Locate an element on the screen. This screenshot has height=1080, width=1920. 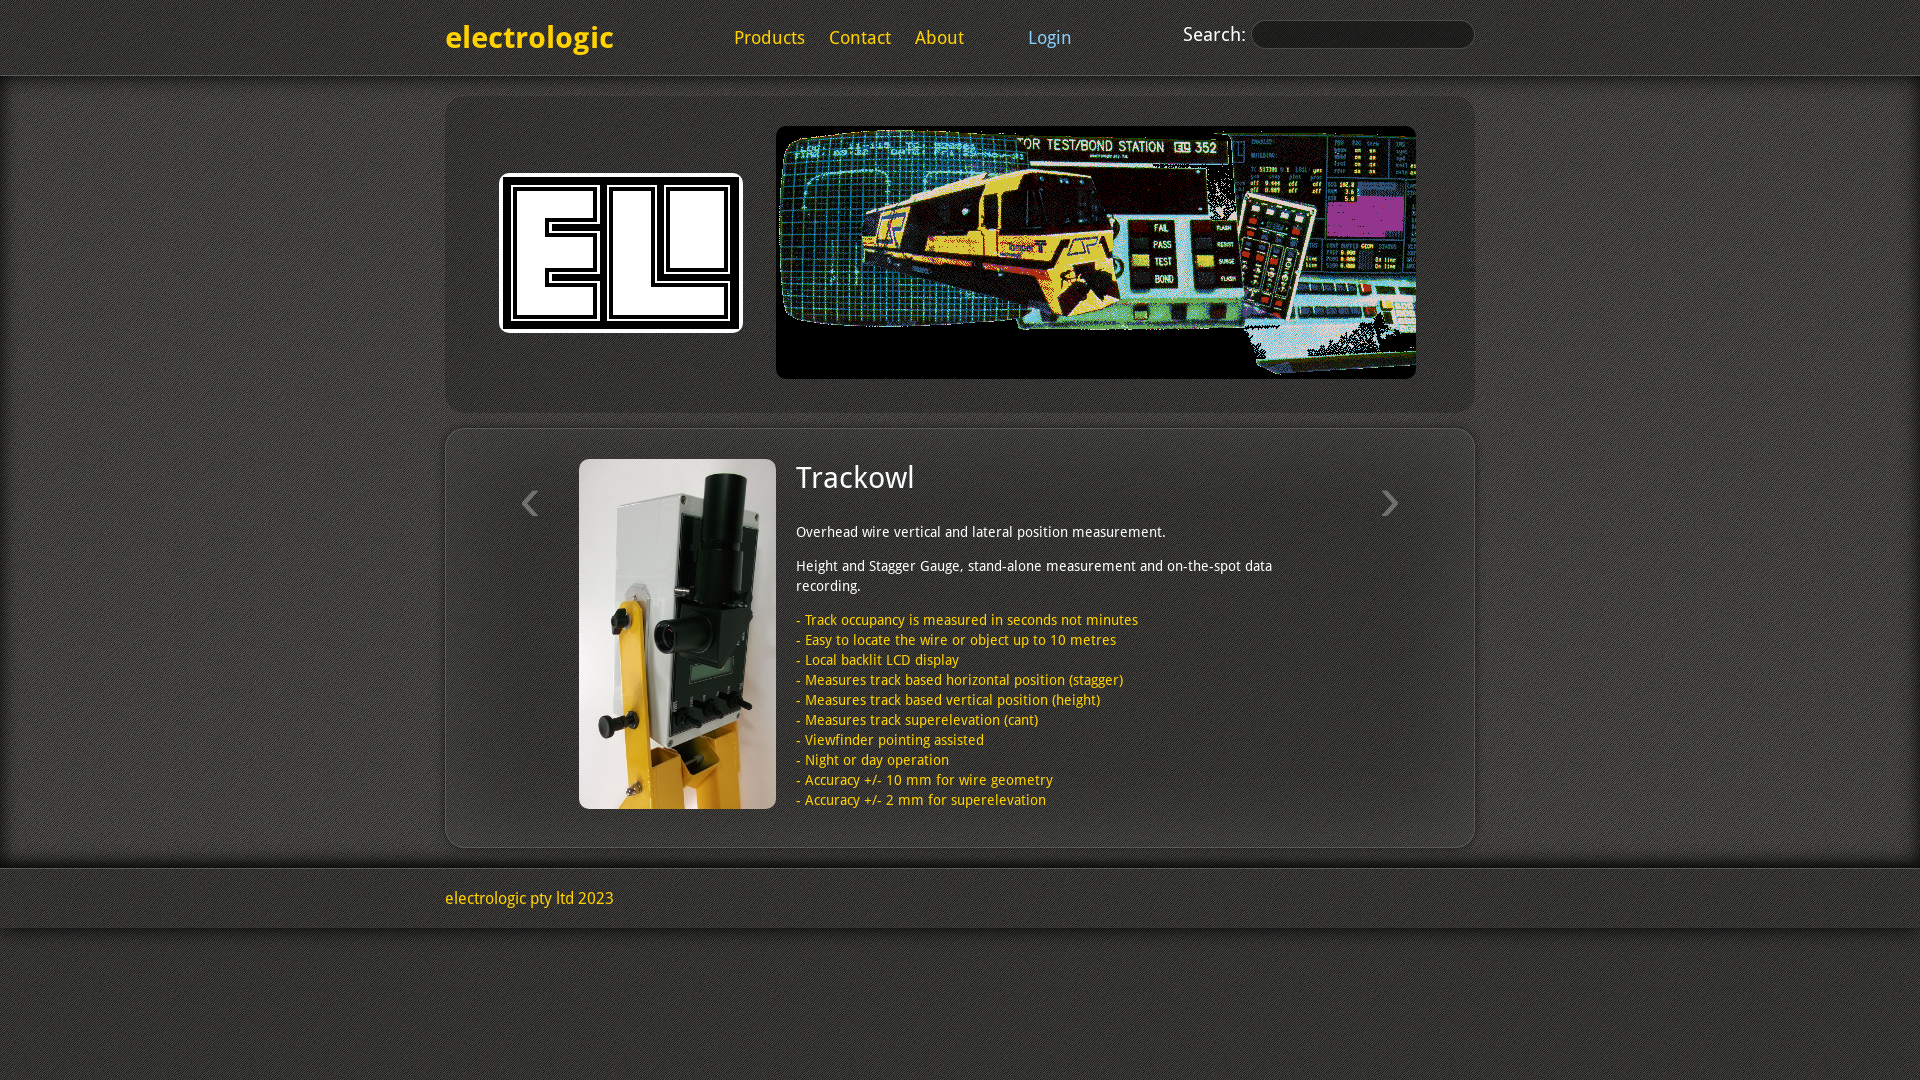
'Contact' is located at coordinates (859, 37).